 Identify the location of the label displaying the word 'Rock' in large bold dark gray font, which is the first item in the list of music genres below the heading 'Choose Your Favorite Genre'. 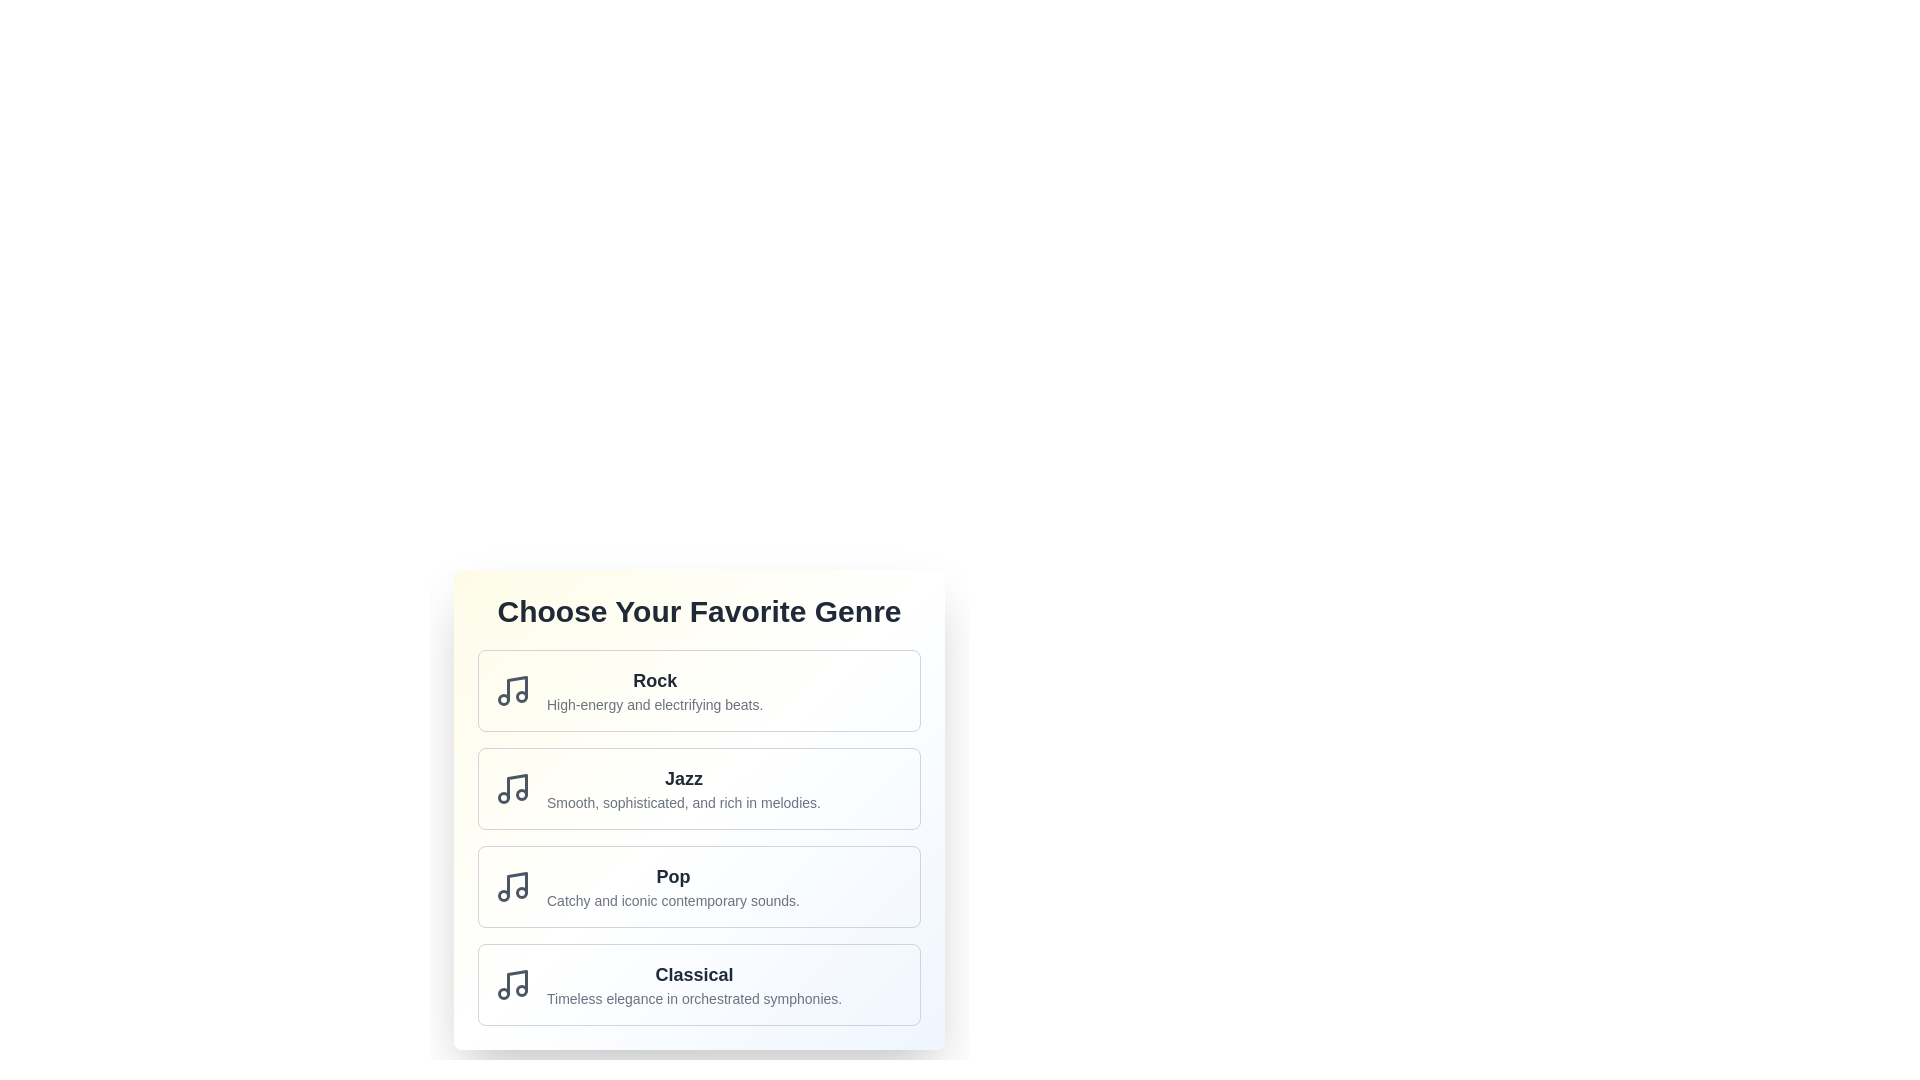
(655, 680).